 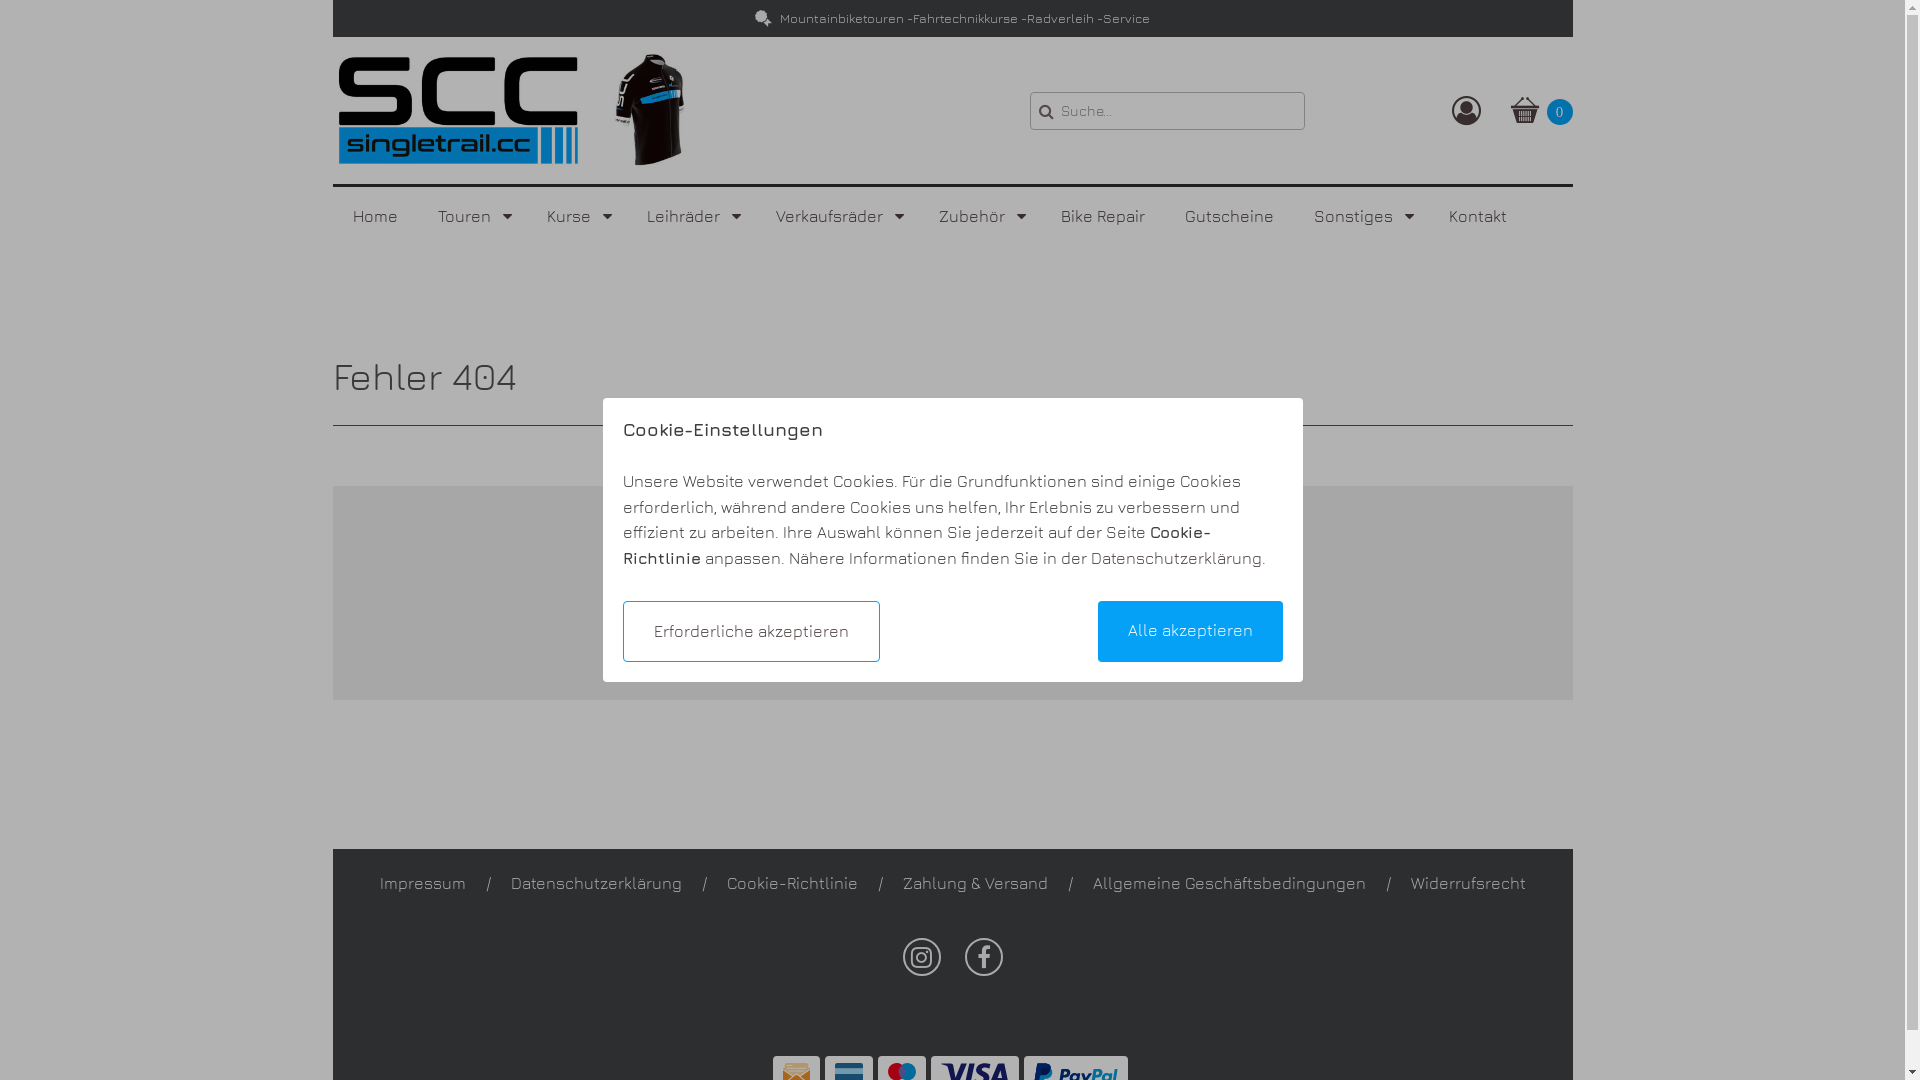 What do you see at coordinates (749, 631) in the screenshot?
I see `'Erforderliche akzeptieren'` at bounding box center [749, 631].